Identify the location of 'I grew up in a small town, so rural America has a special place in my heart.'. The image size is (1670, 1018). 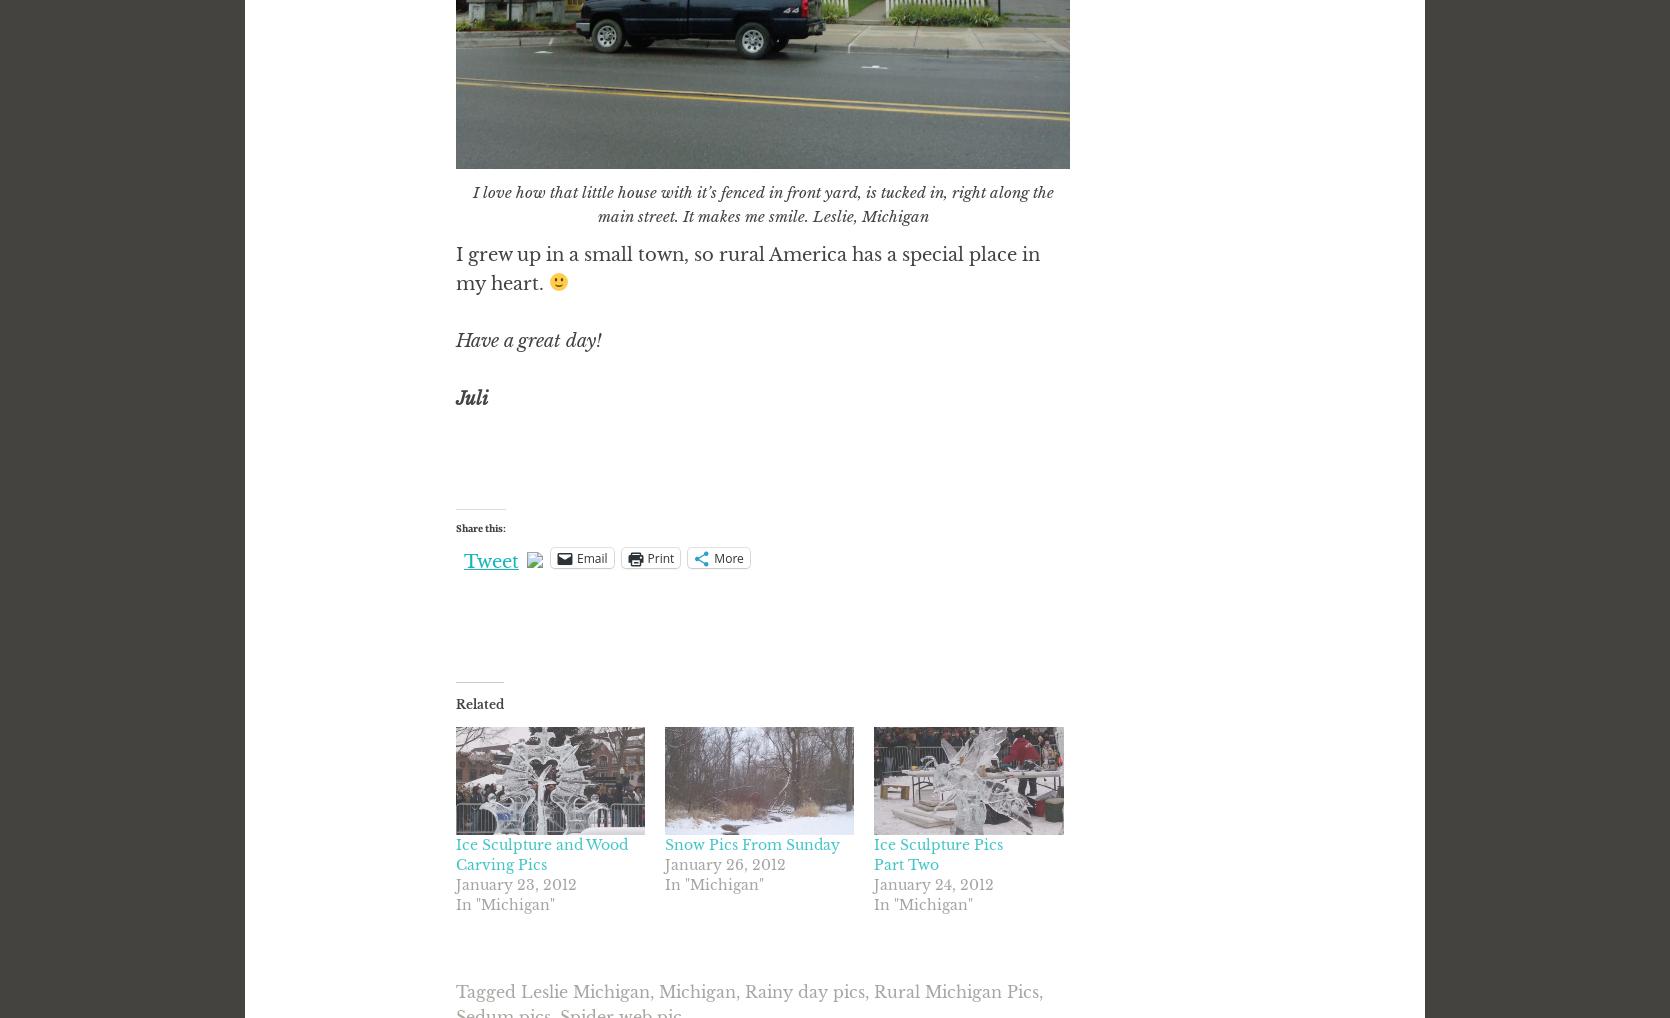
(747, 268).